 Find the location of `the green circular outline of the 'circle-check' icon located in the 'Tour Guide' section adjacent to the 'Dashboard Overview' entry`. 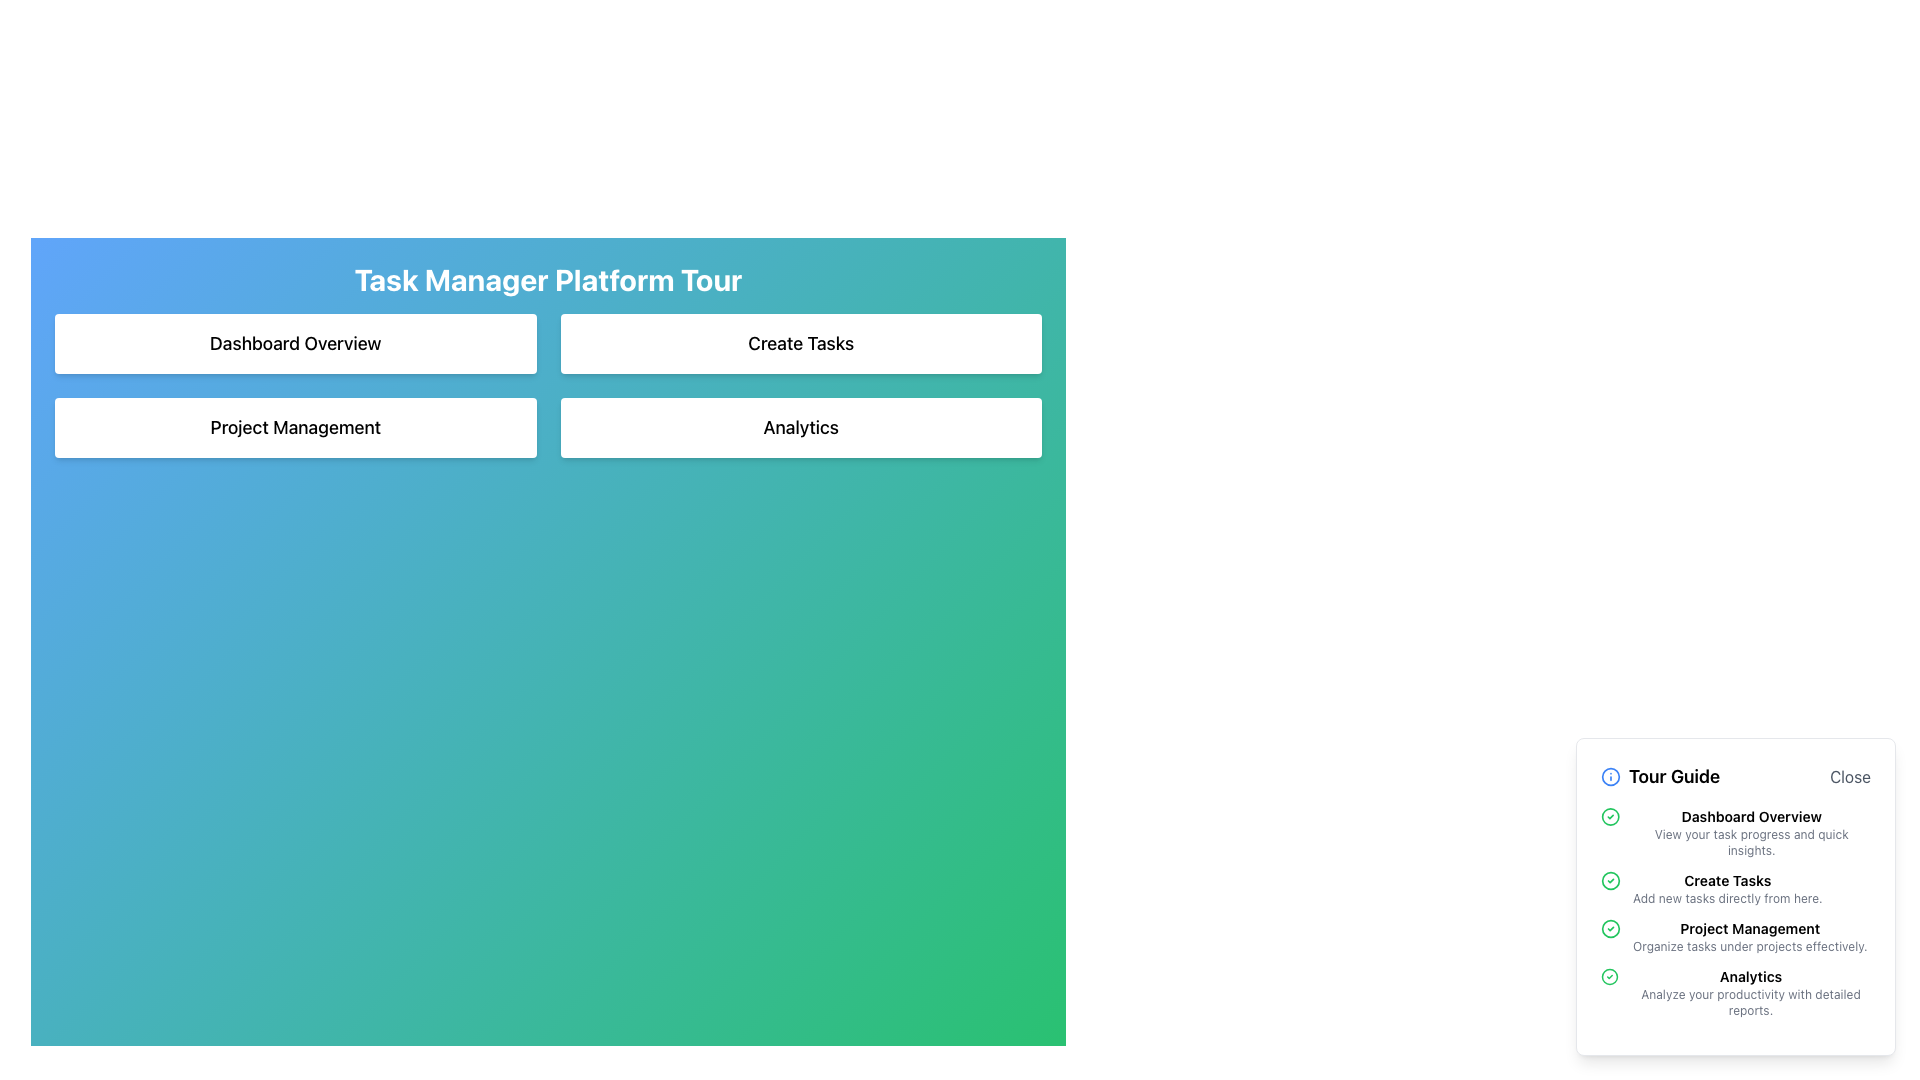

the green circular outline of the 'circle-check' icon located in the 'Tour Guide' section adjacent to the 'Dashboard Overview' entry is located at coordinates (1611, 879).